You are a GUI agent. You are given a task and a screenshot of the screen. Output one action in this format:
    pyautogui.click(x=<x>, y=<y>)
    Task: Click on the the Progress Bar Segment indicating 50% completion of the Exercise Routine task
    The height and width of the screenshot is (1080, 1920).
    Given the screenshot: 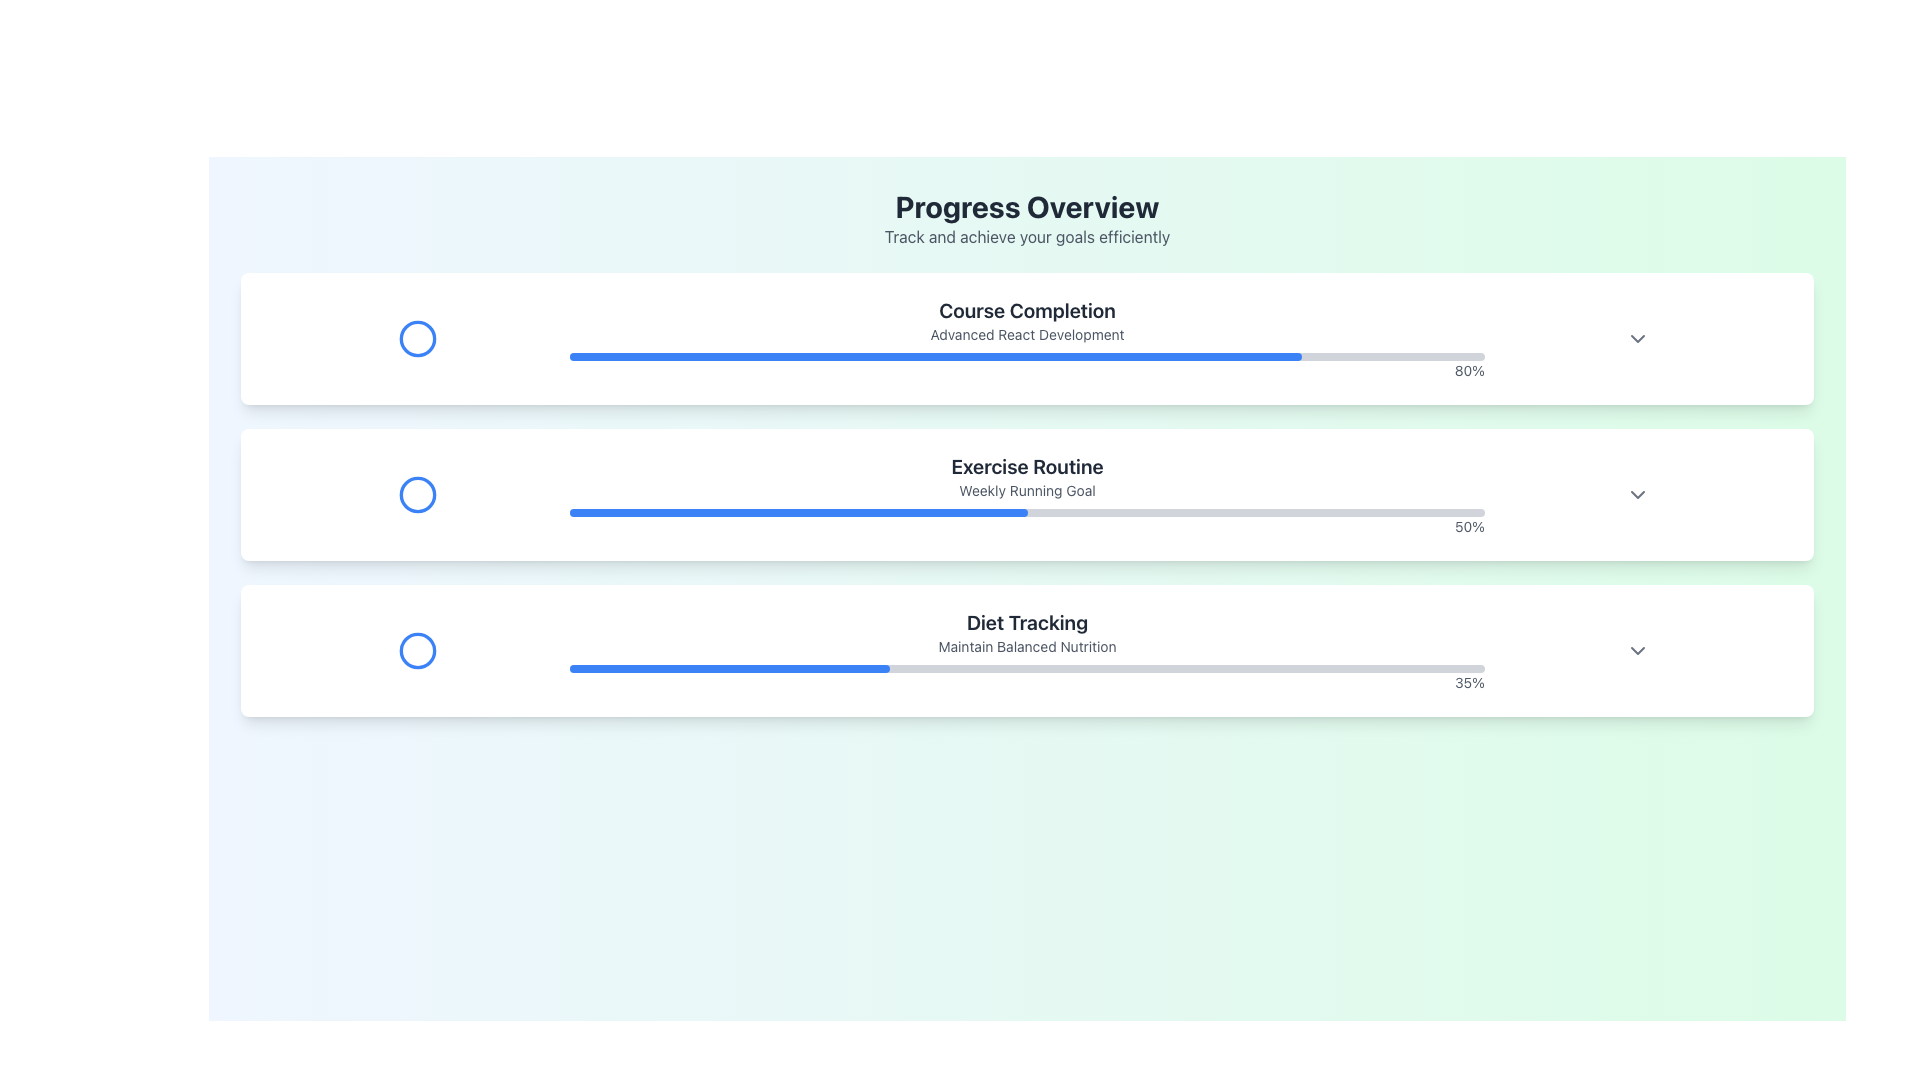 What is the action you would take?
    pyautogui.click(x=797, y=512)
    